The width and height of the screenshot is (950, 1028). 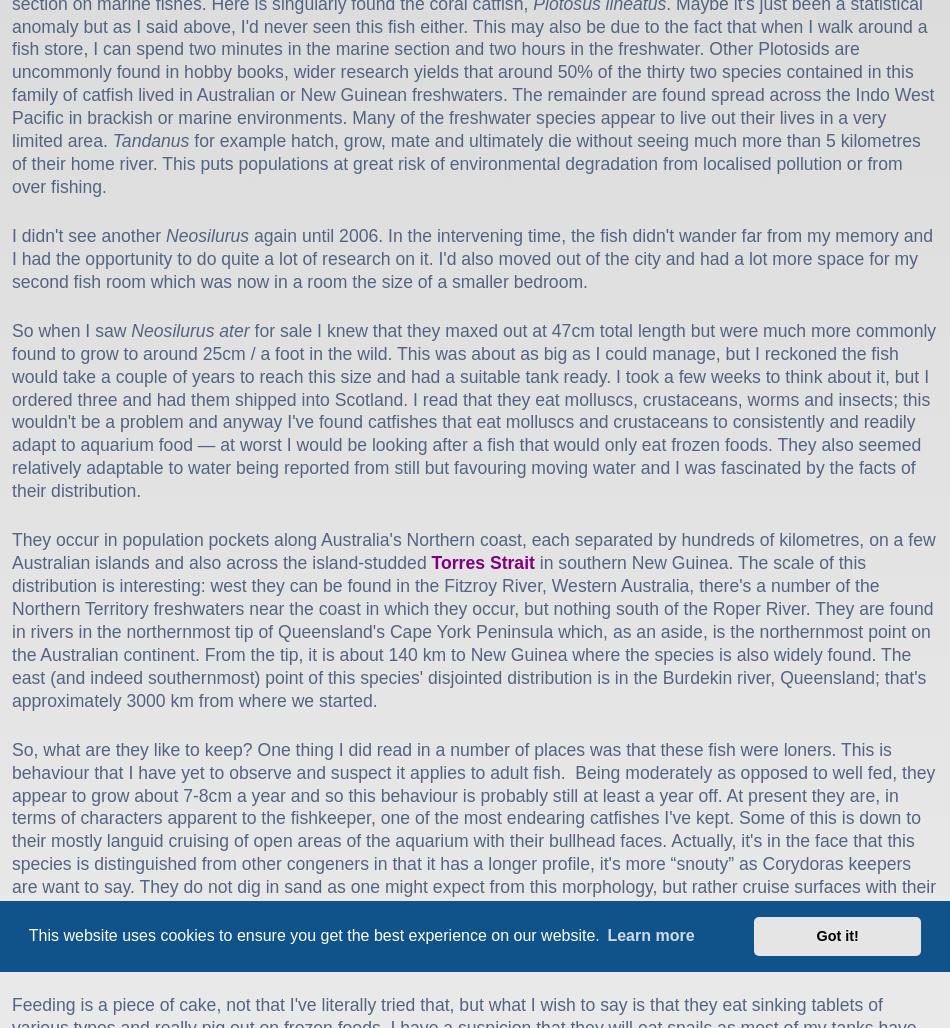 I want to click on 'Learn more', so click(x=650, y=935).